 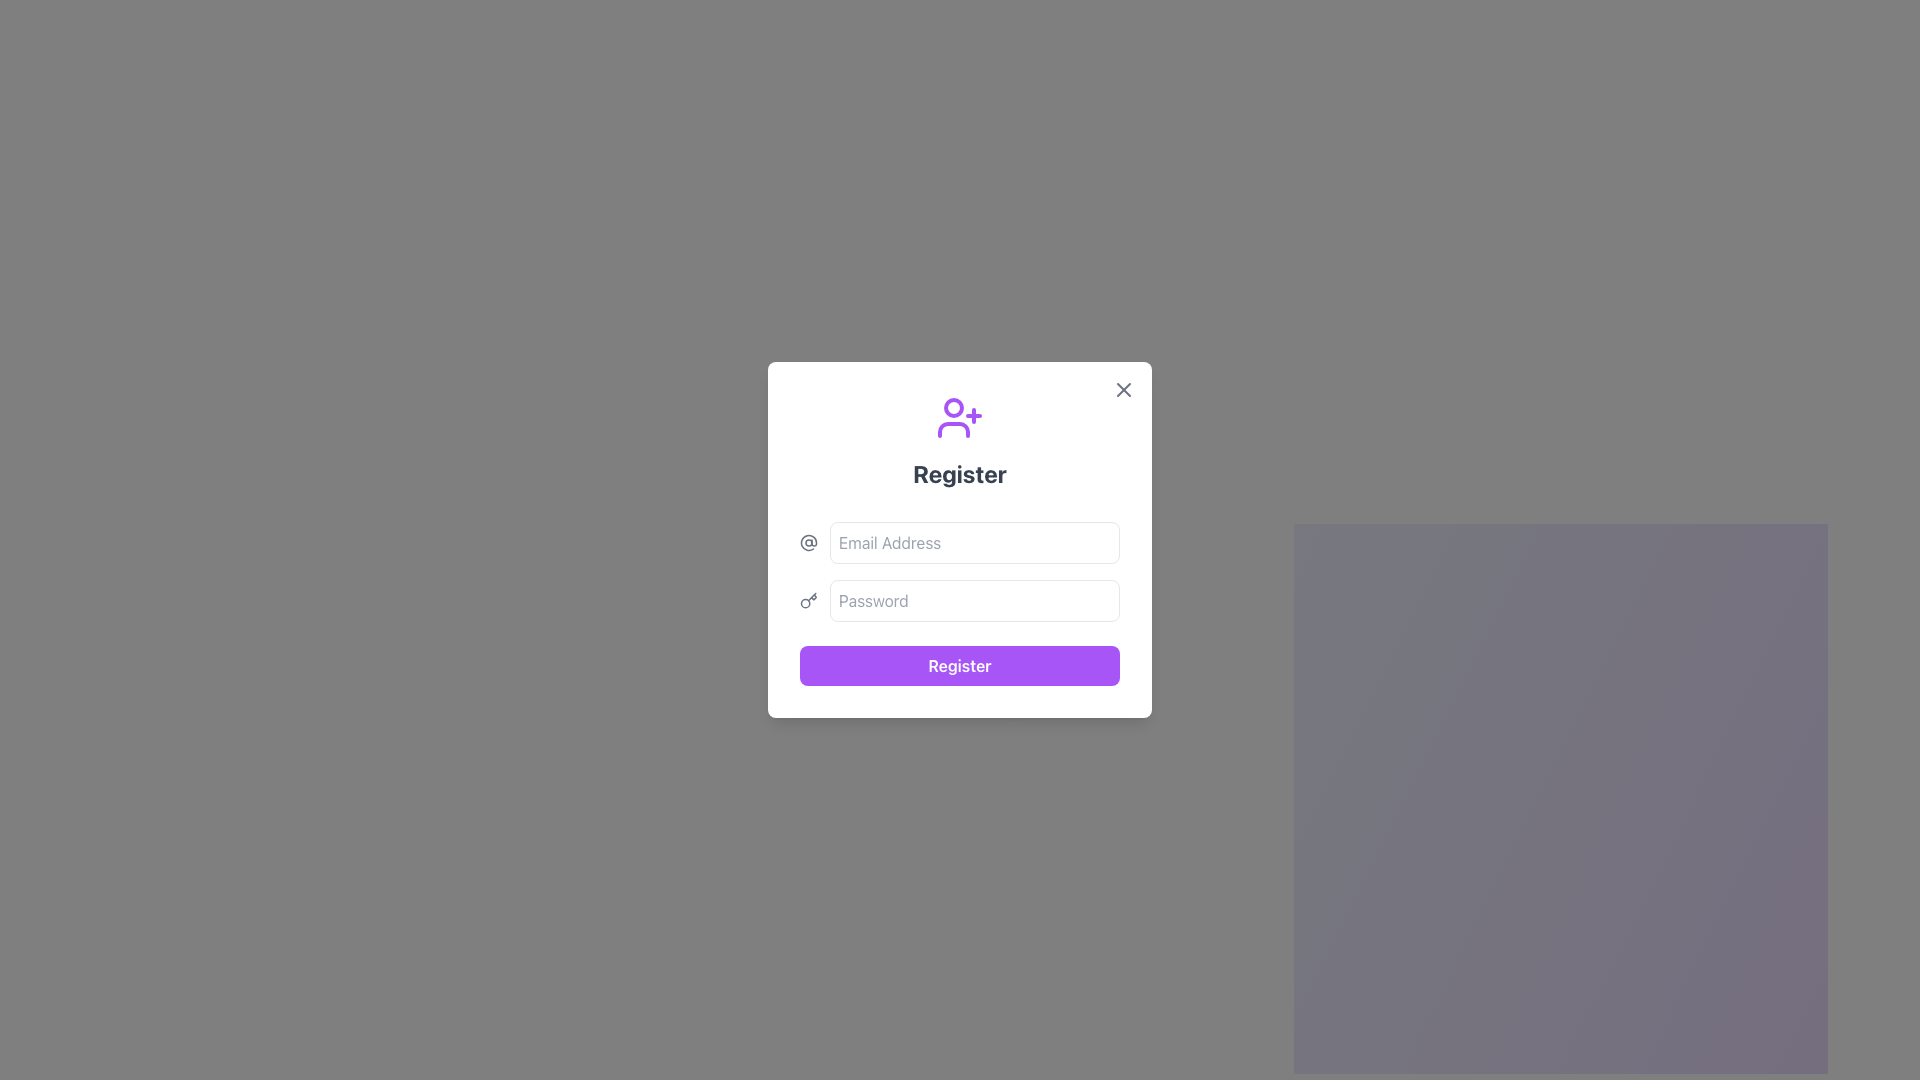 What do you see at coordinates (809, 543) in the screenshot?
I see `the decorative icon indicating the email address input field in the registration pop-up, located to the left of the 'Email Address' input field` at bounding box center [809, 543].